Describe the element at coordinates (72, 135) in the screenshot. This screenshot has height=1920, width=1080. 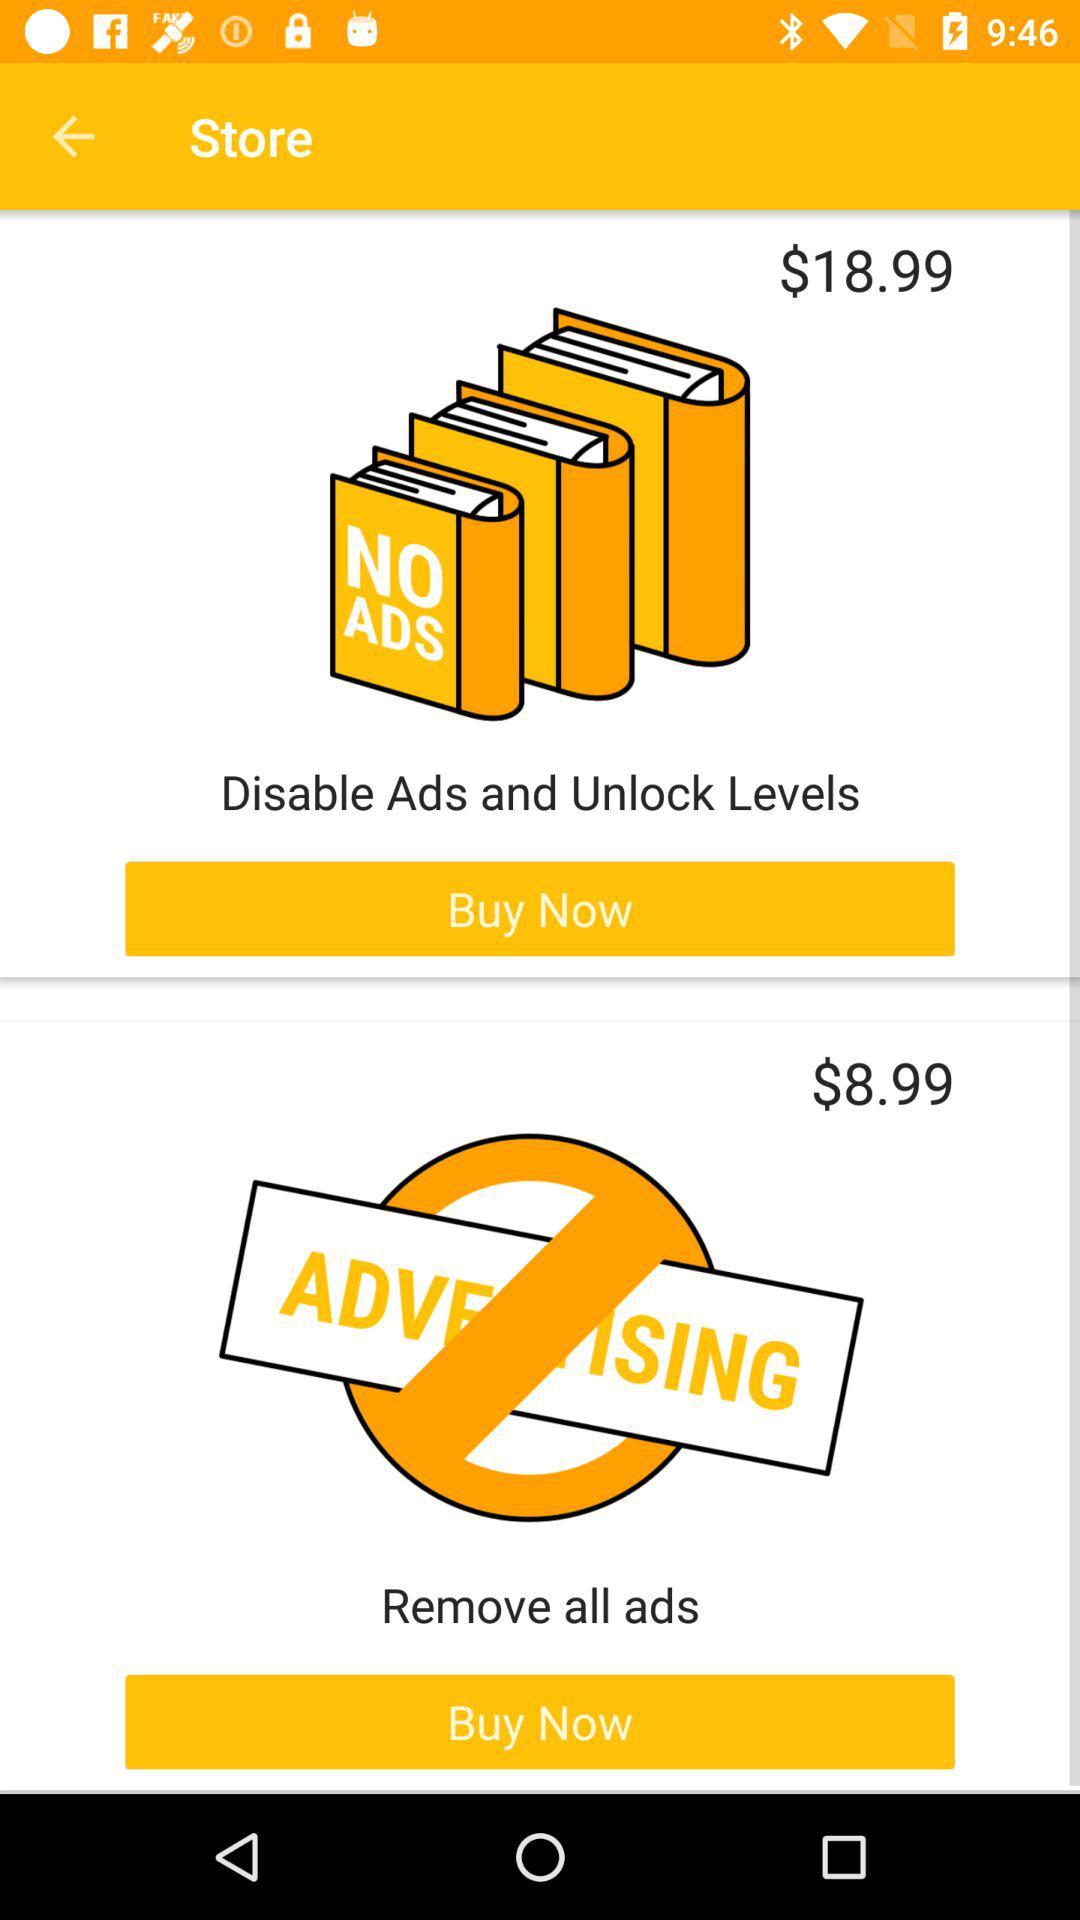
I see `item to the left of store item` at that location.